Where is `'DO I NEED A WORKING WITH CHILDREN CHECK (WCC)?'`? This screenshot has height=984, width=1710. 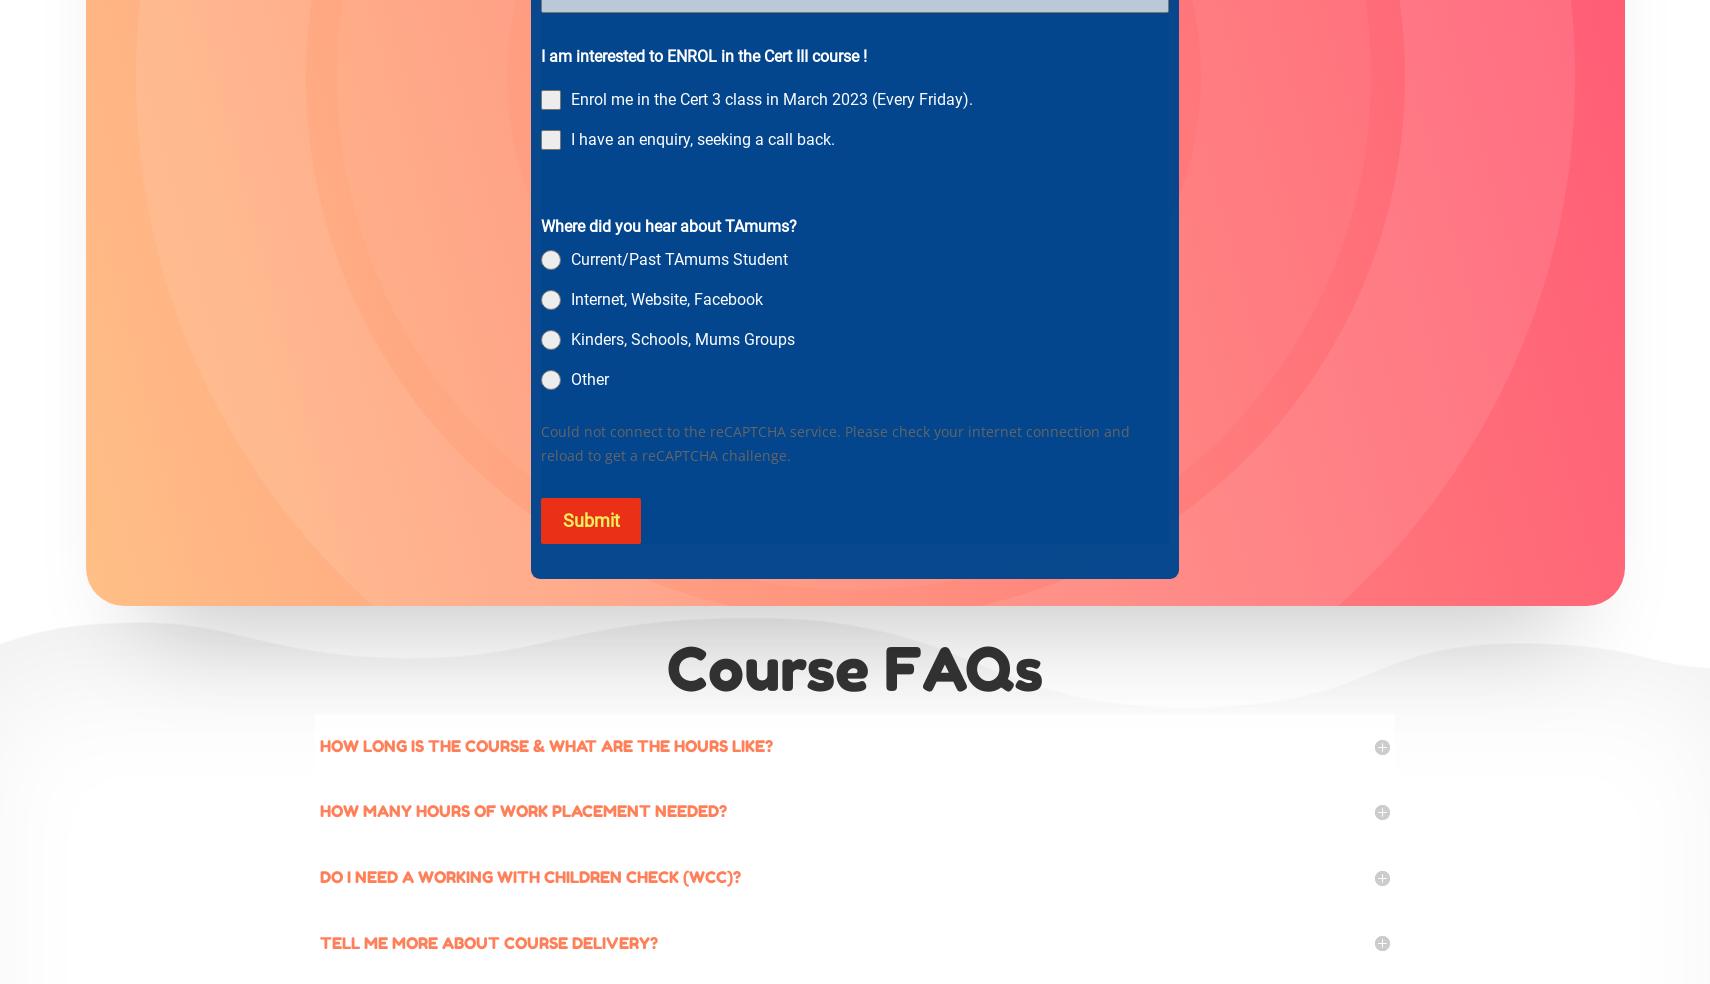
'DO I NEED A WORKING WITH CHILDREN CHECK (WCC)?' is located at coordinates (530, 877).